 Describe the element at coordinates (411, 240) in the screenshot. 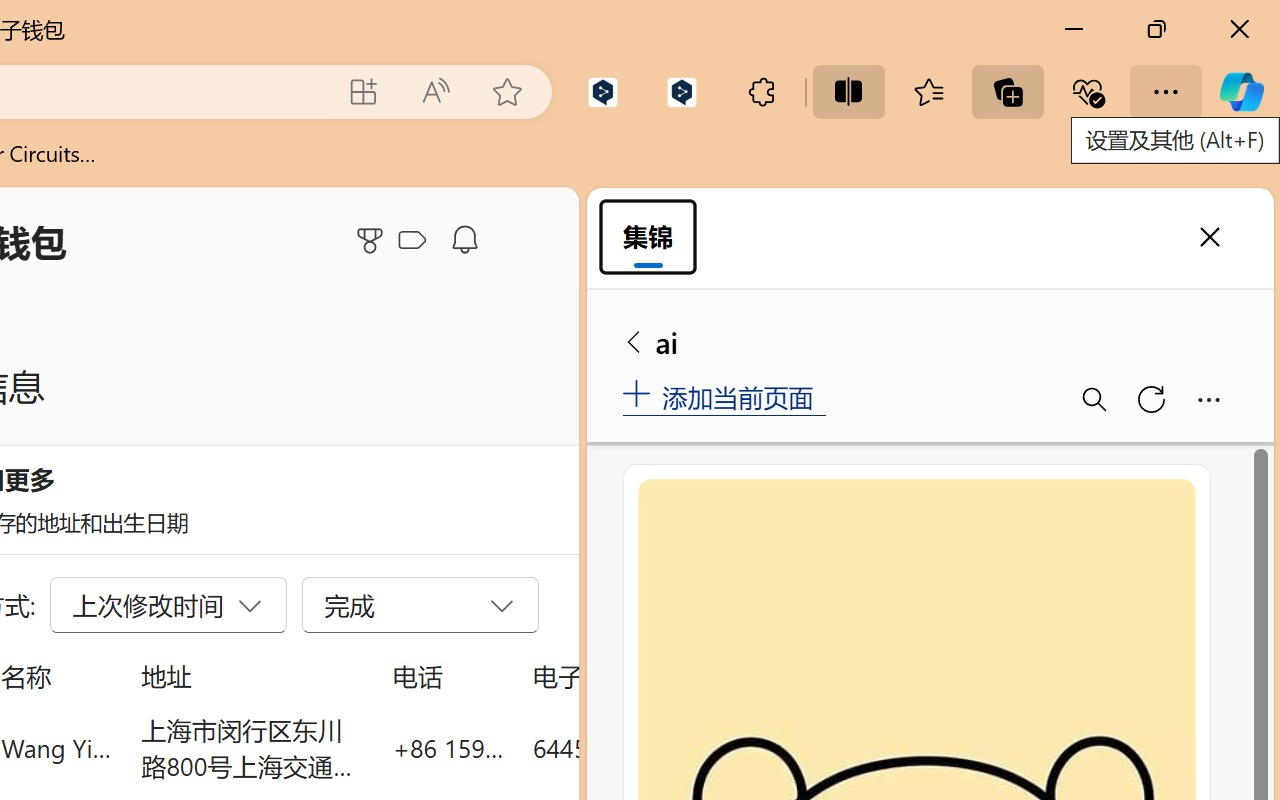

I see `'Class: ___1lmltc5 f1agt3bx f12qytpq'` at that location.